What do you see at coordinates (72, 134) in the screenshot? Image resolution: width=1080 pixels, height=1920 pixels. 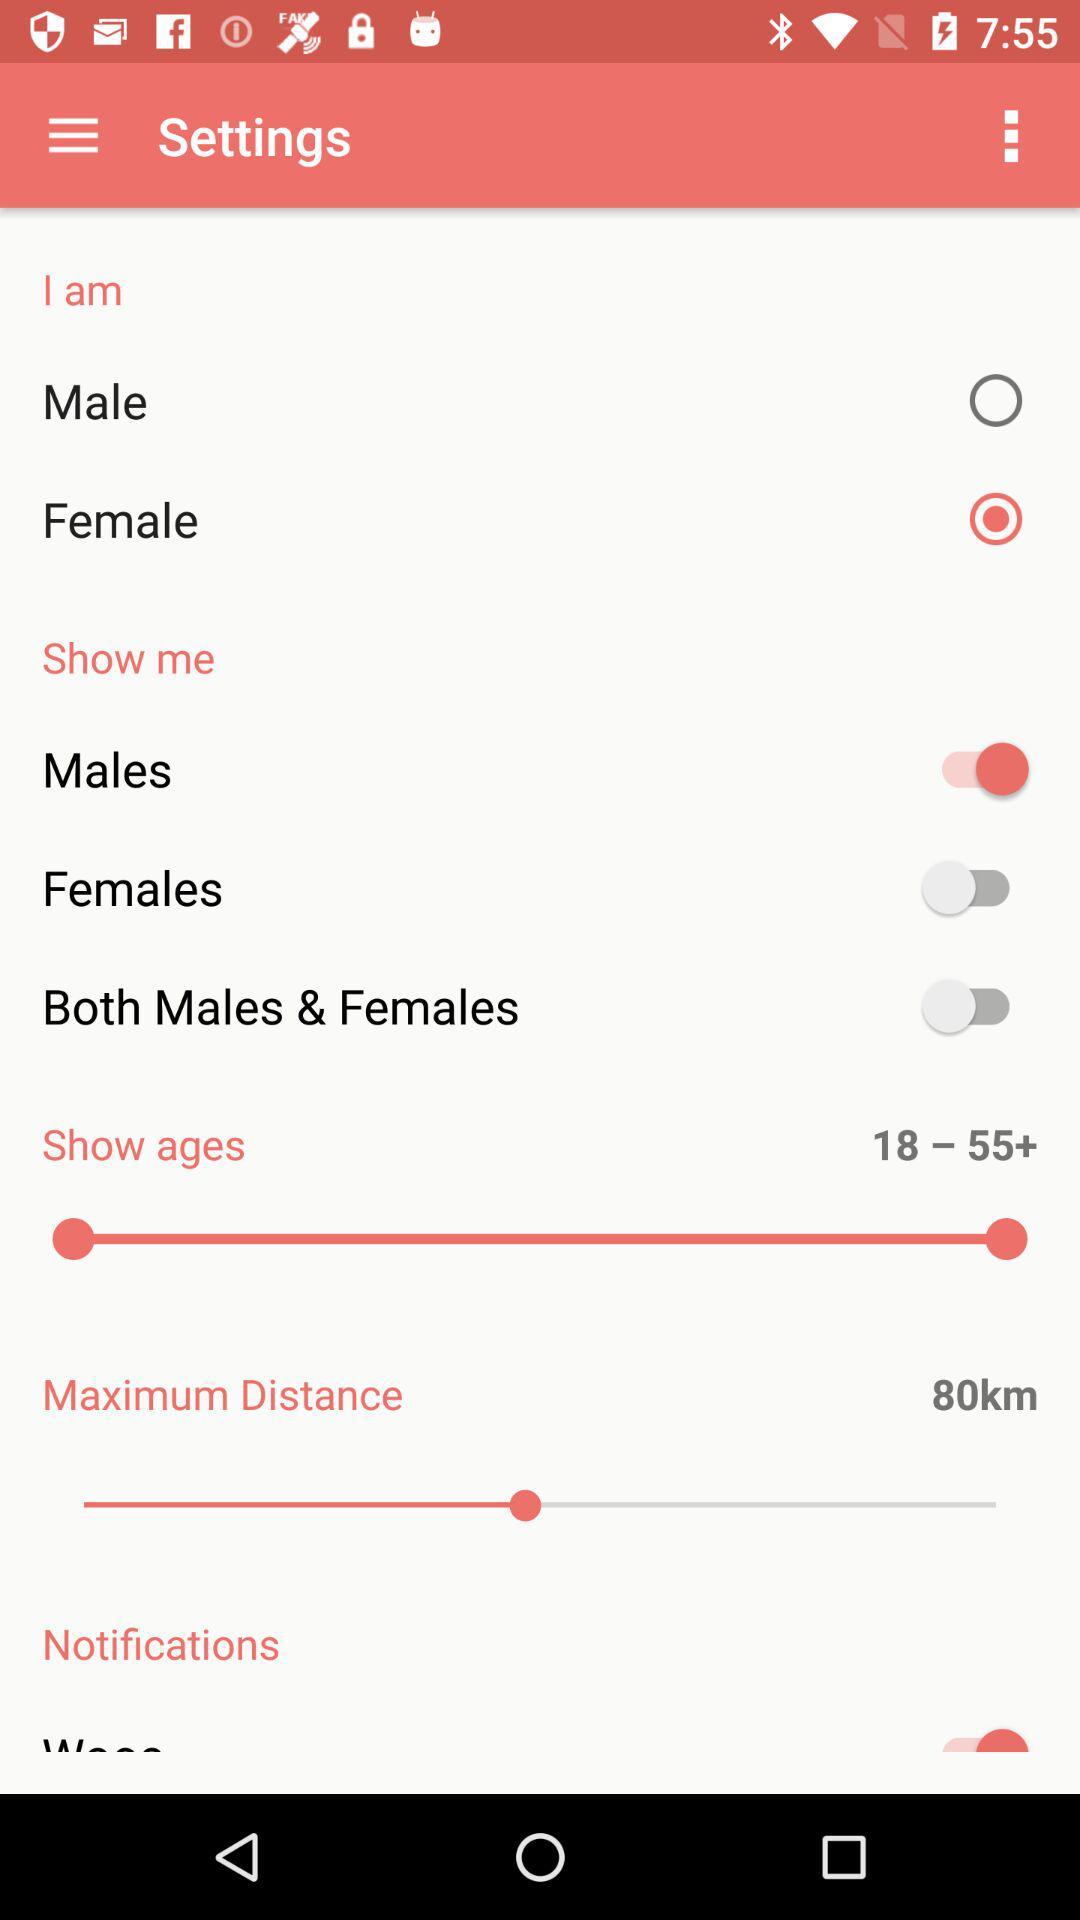 I see `item above the i am item` at bounding box center [72, 134].